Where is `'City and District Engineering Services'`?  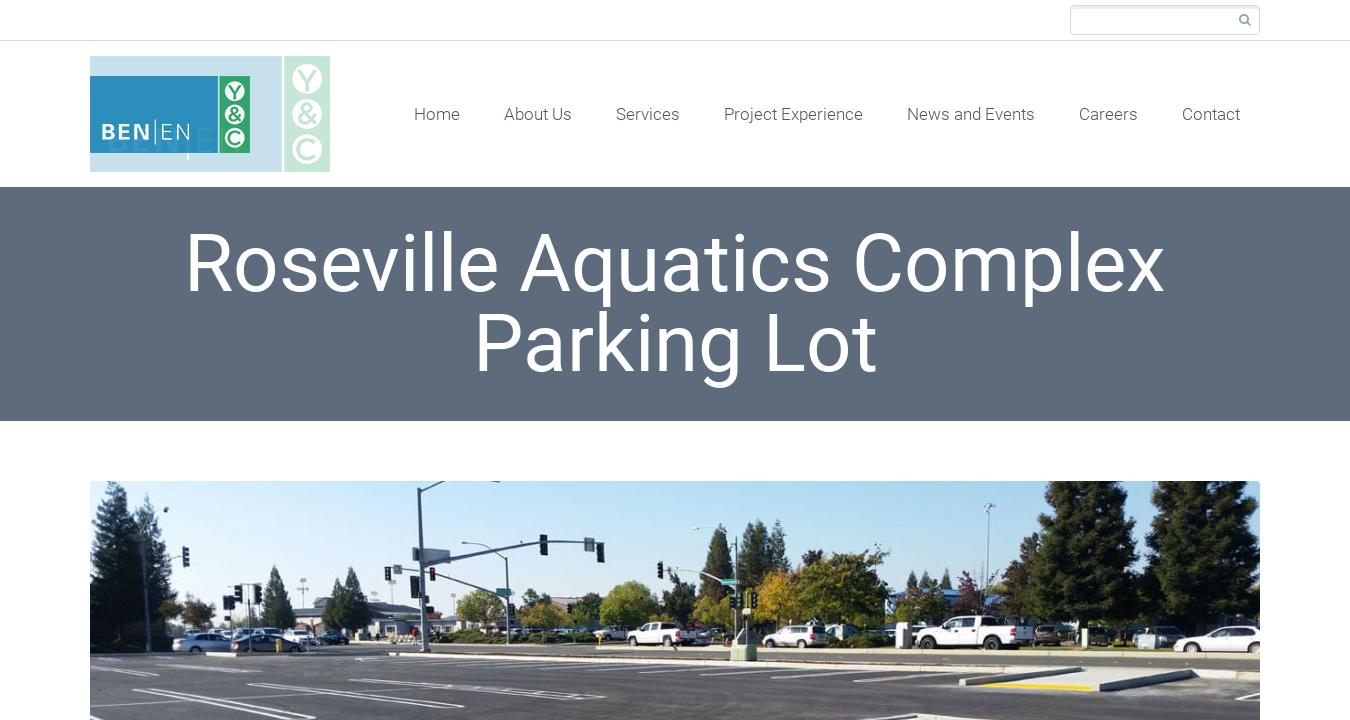 'City and District Engineering Services' is located at coordinates (728, 673).